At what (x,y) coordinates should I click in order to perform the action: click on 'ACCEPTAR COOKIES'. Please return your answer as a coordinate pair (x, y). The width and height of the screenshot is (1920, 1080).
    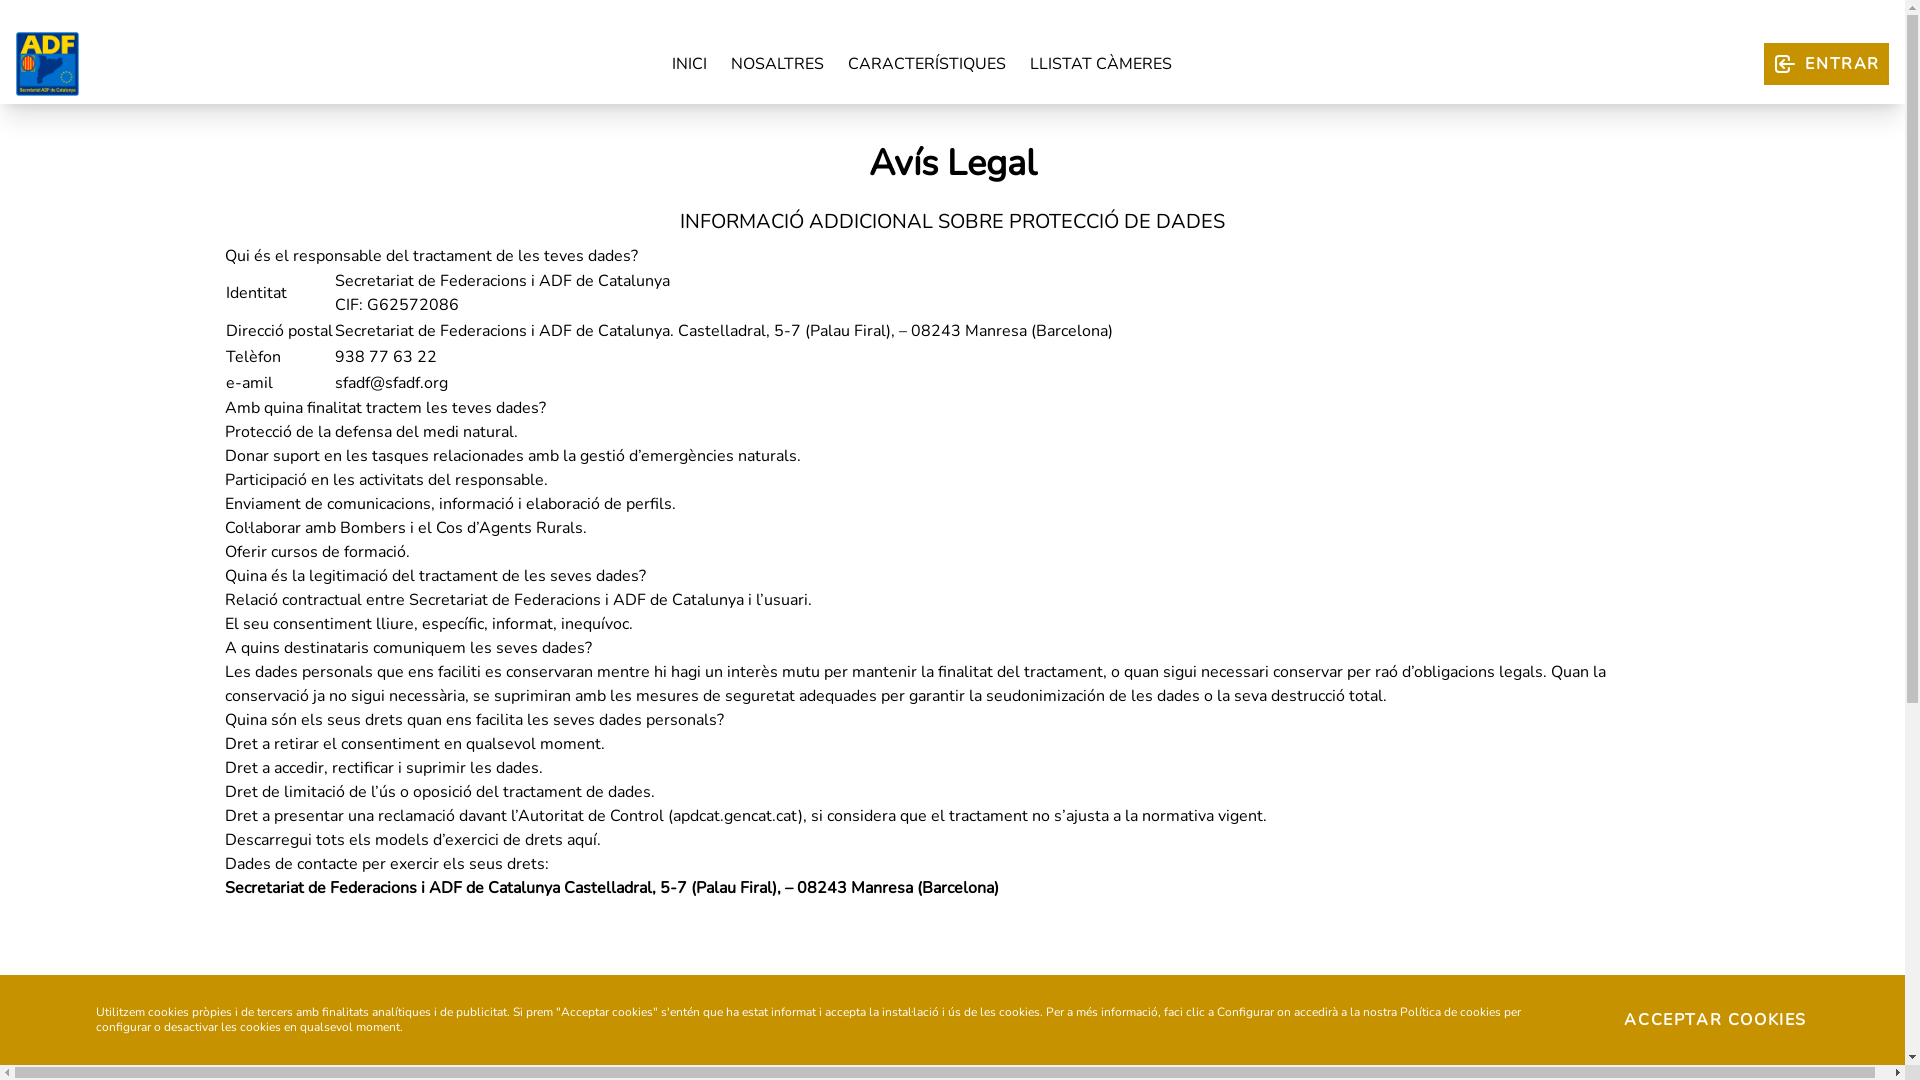
    Looking at the image, I should click on (1714, 1019).